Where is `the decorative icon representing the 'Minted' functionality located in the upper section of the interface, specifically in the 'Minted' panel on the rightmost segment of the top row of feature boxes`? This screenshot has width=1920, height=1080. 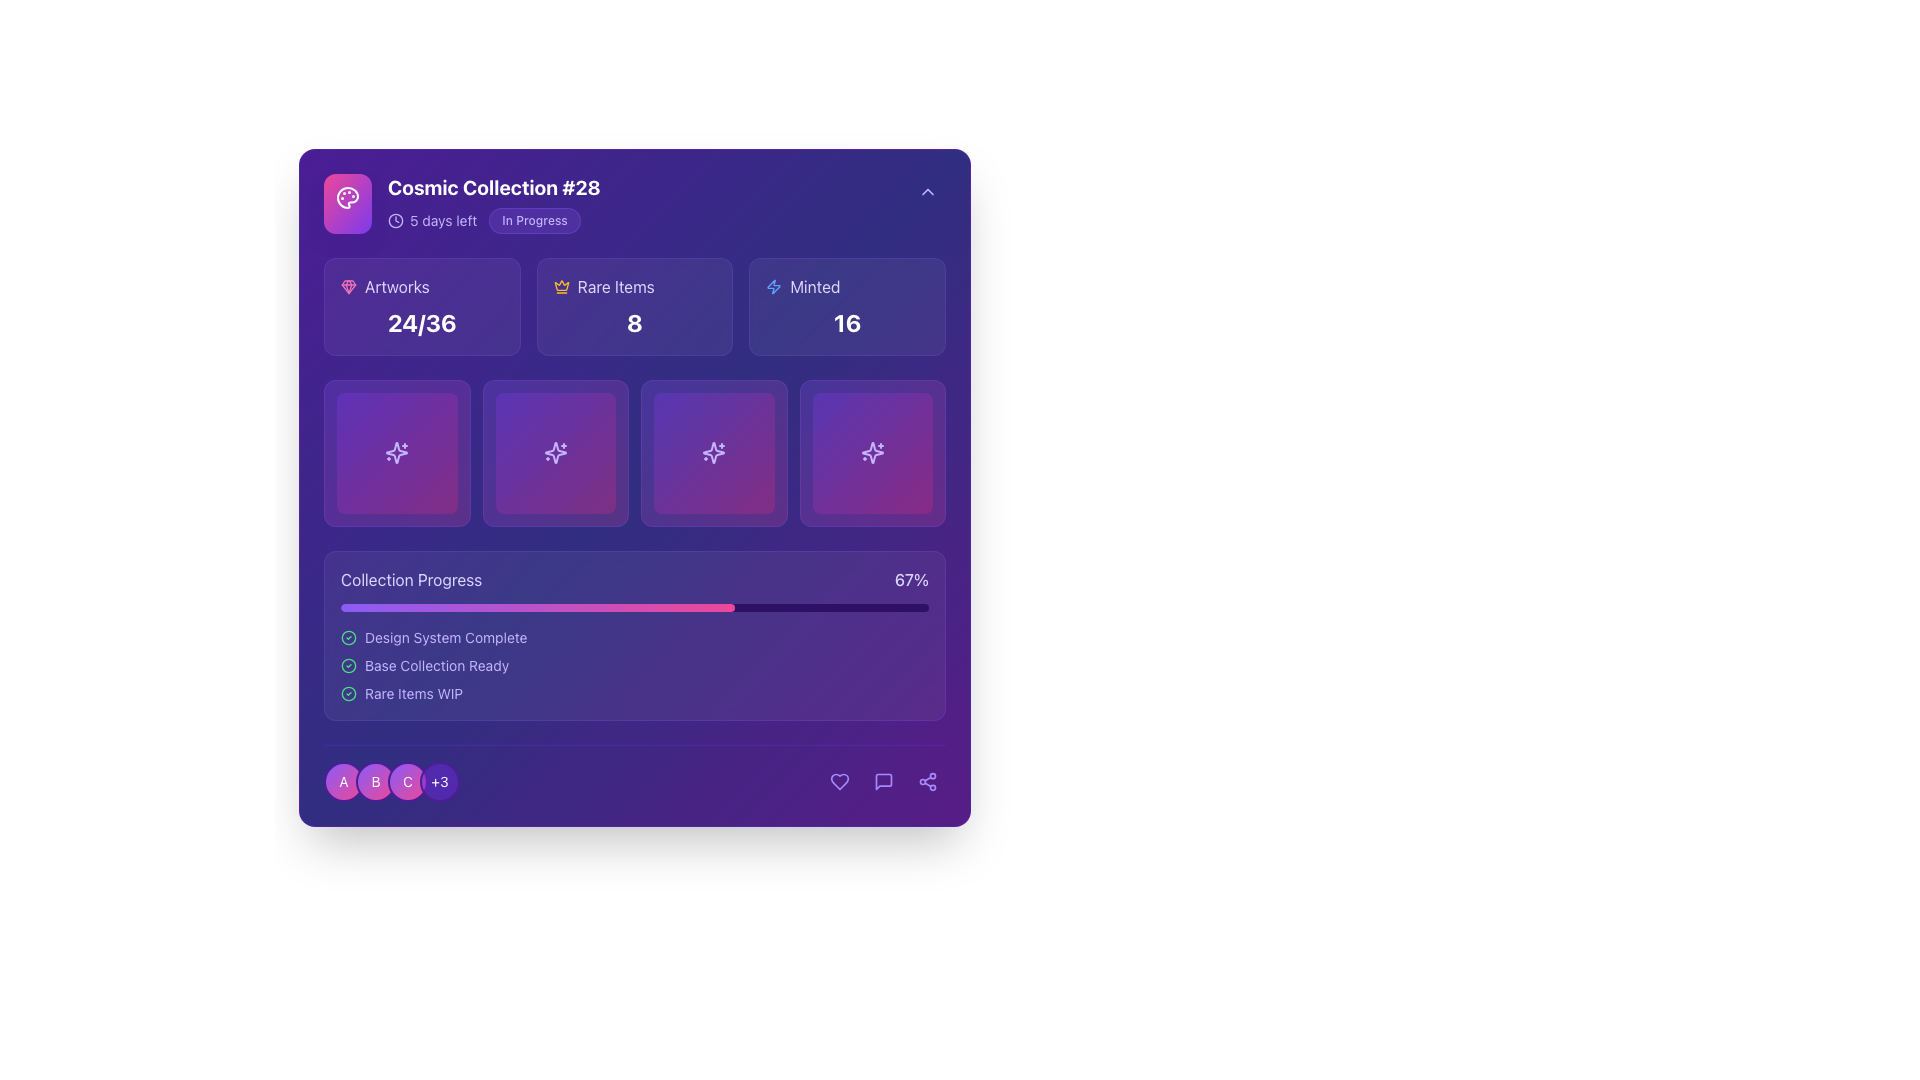
the decorative icon representing the 'Minted' functionality located in the upper section of the interface, specifically in the 'Minted' panel on the rightmost segment of the top row of feature boxes is located at coordinates (773, 286).